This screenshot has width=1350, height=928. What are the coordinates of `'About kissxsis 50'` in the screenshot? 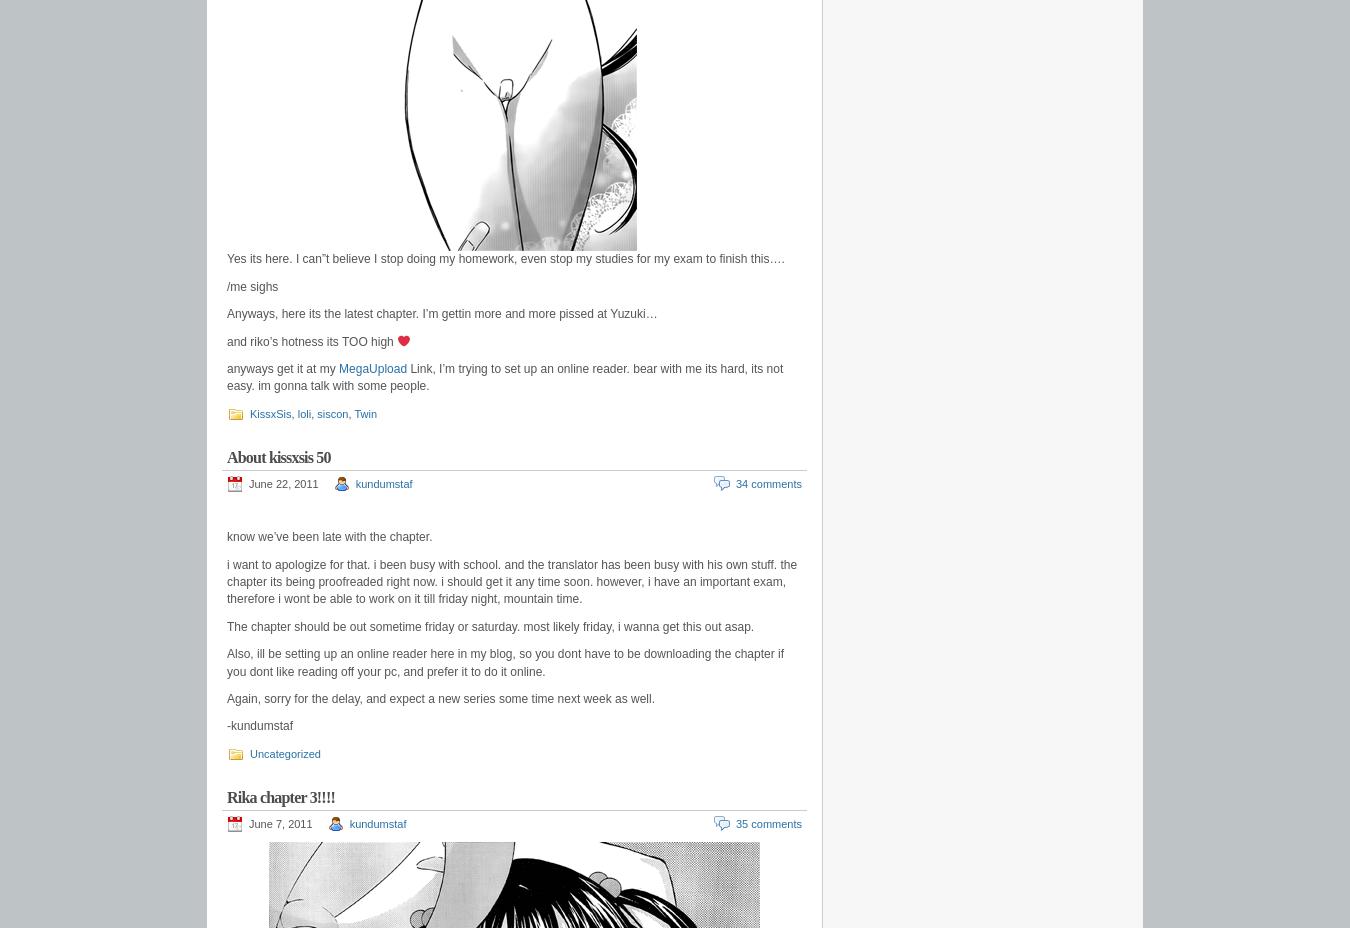 It's located at (277, 456).